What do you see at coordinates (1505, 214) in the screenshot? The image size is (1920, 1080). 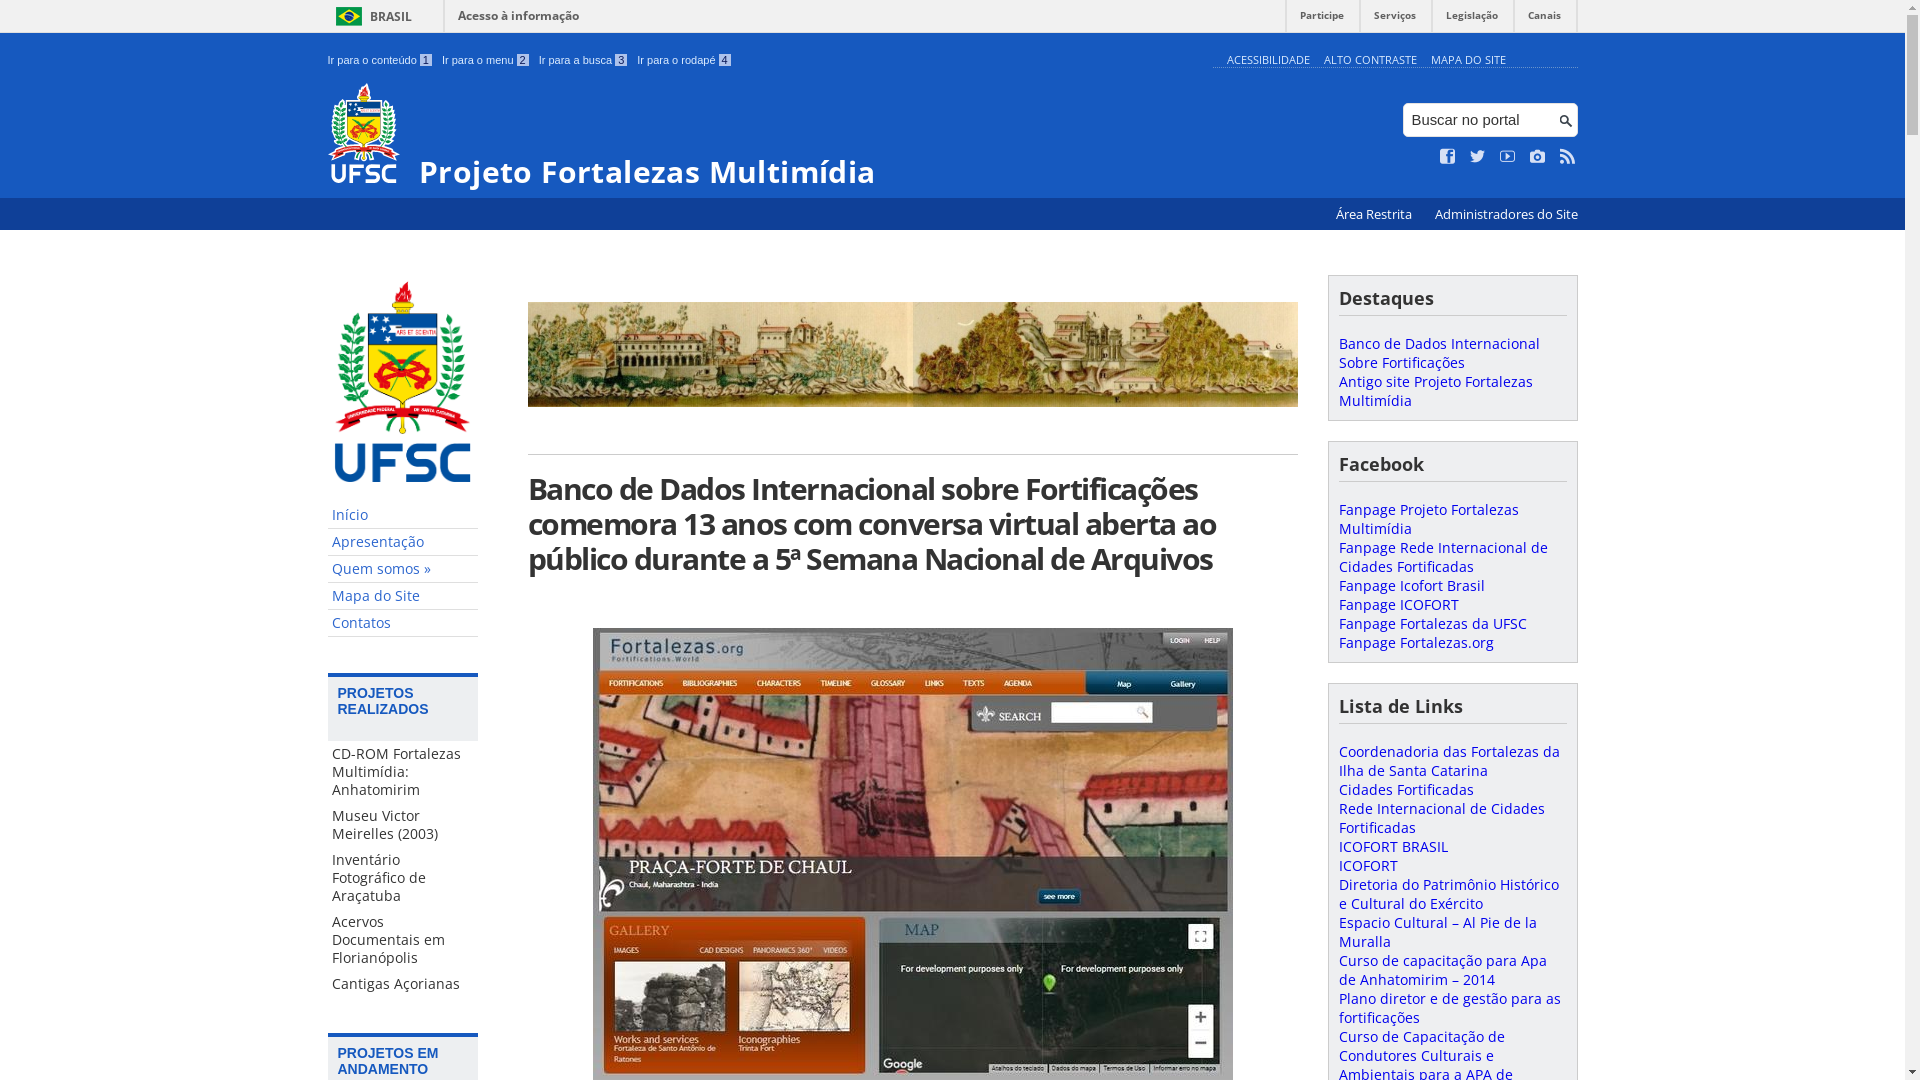 I see `'Administradores do Site'` at bounding box center [1505, 214].